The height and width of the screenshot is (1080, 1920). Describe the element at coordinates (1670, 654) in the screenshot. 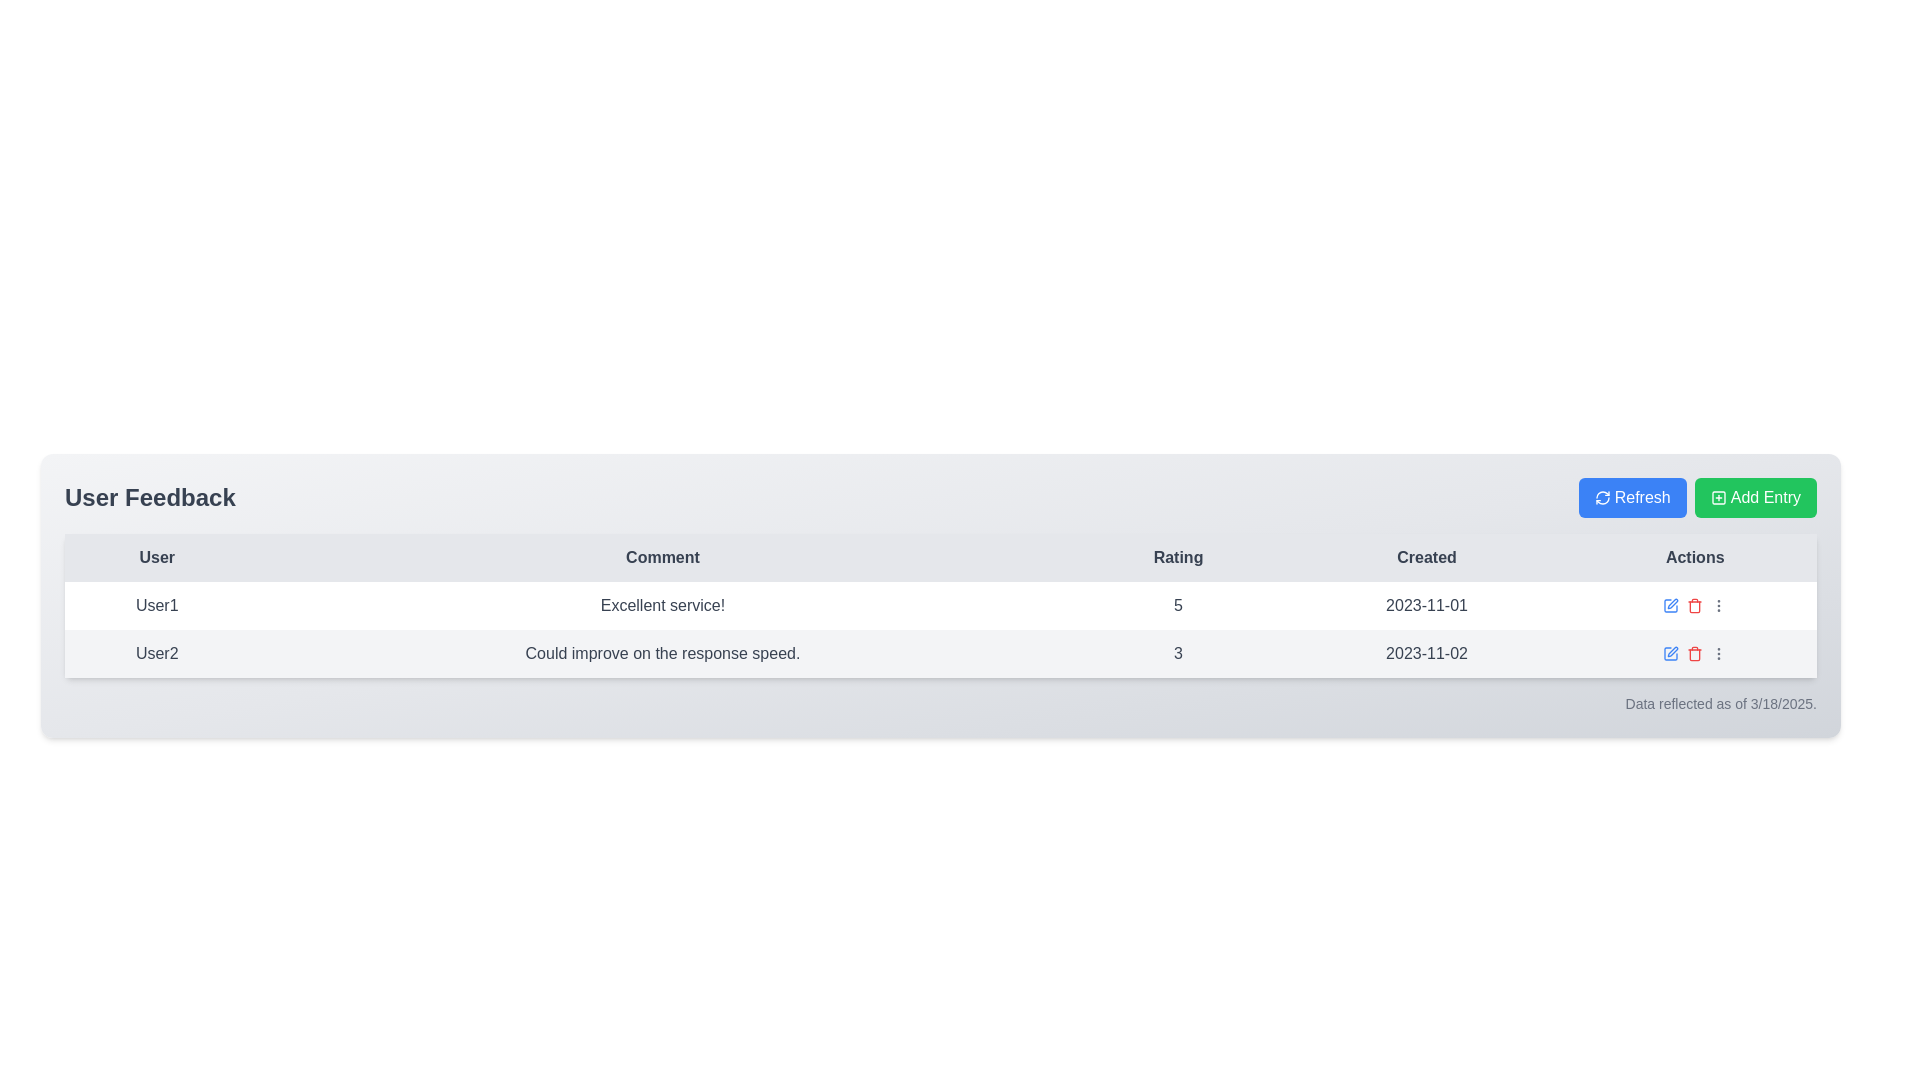

I see `the edit button icon located in the 'Actions' column for 'User2' to initiate editing of the entry details` at that location.